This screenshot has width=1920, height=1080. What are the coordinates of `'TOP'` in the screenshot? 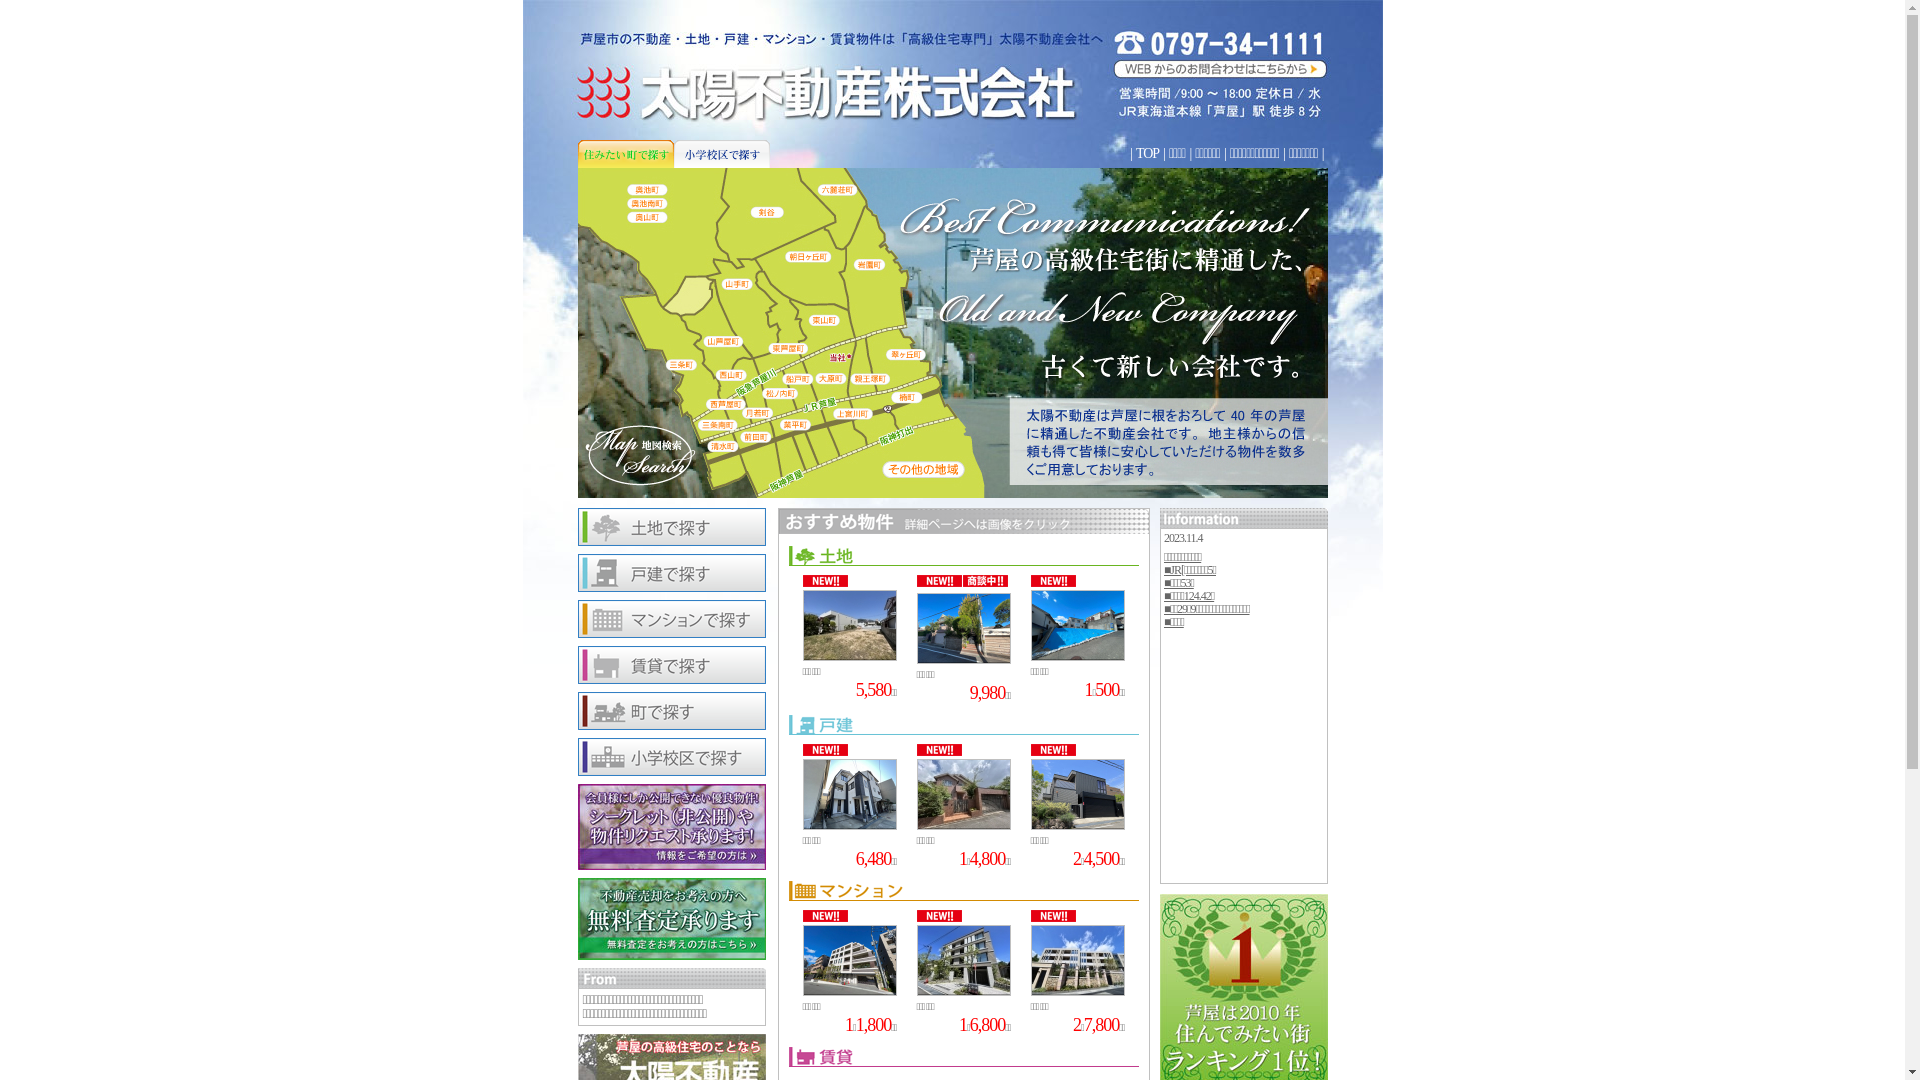 It's located at (1147, 152).